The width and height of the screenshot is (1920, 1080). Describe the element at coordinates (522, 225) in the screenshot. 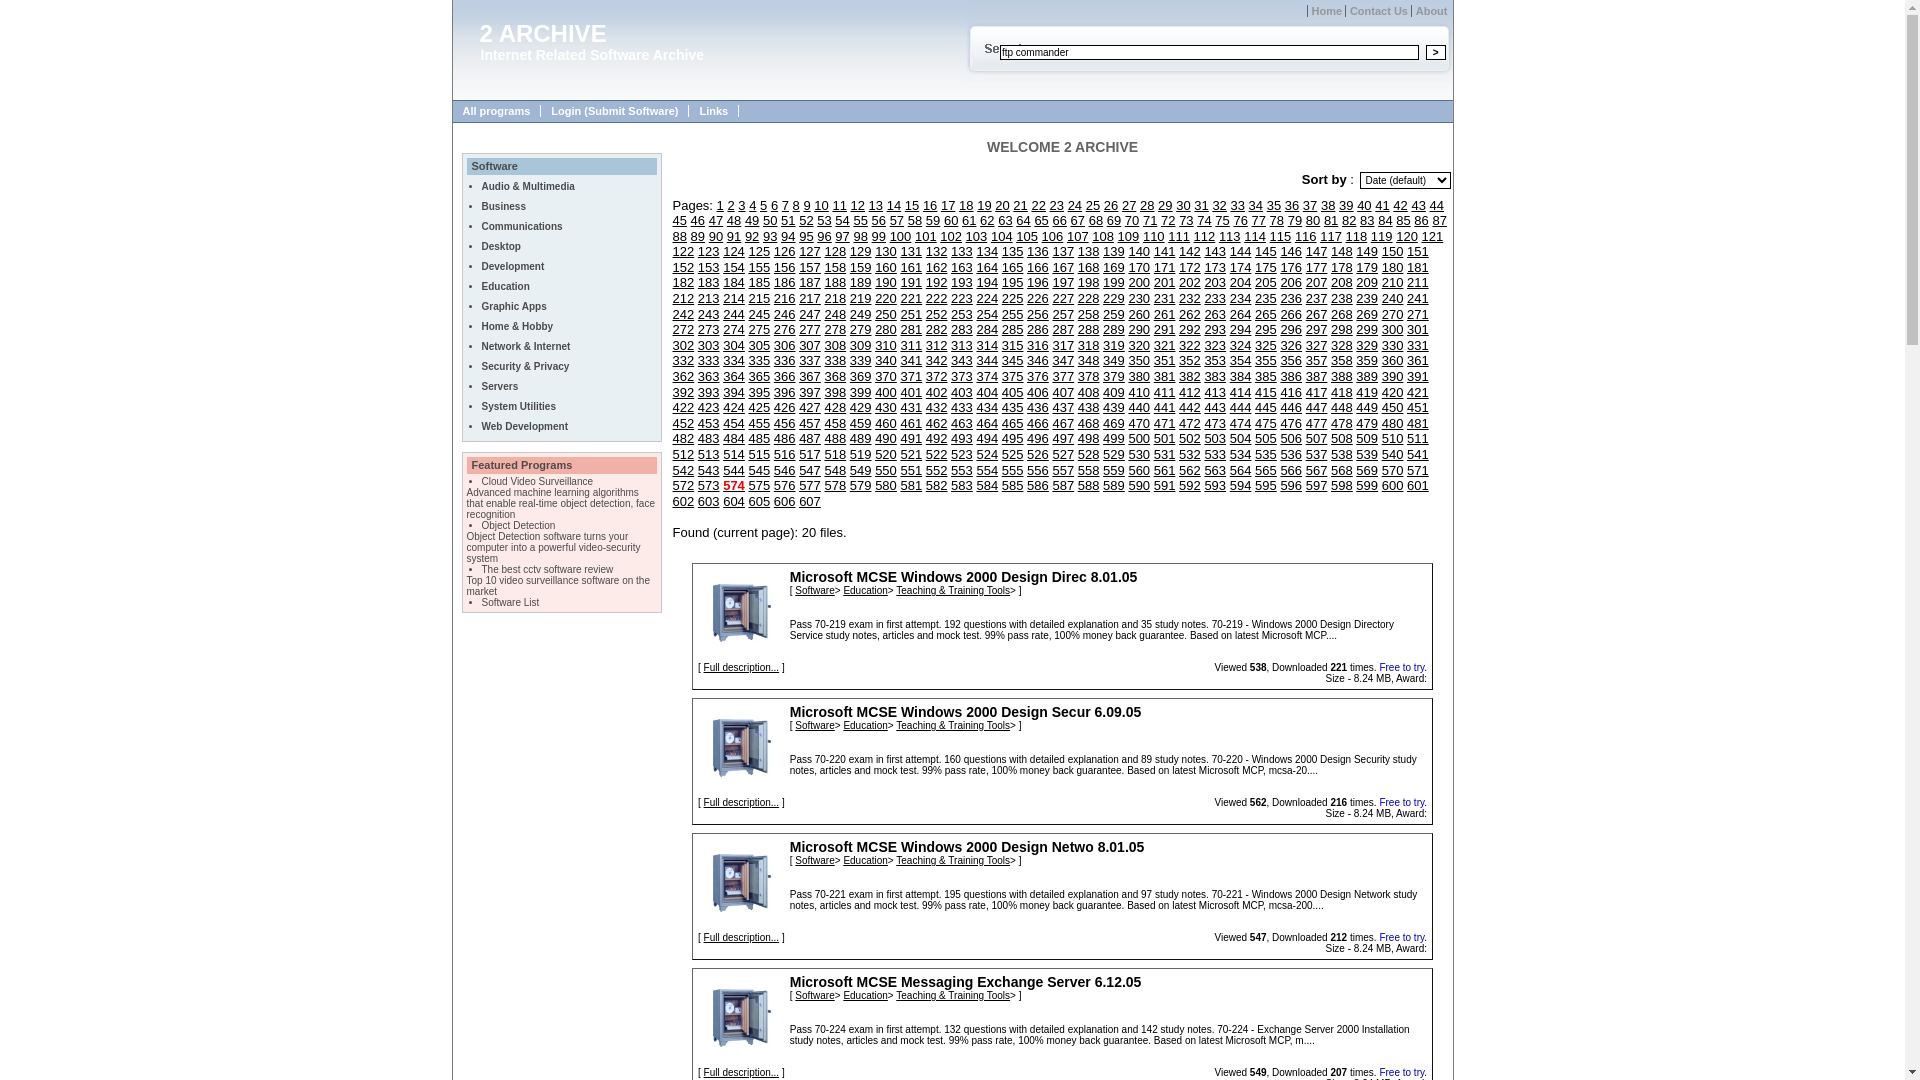

I see `'Communications'` at that location.